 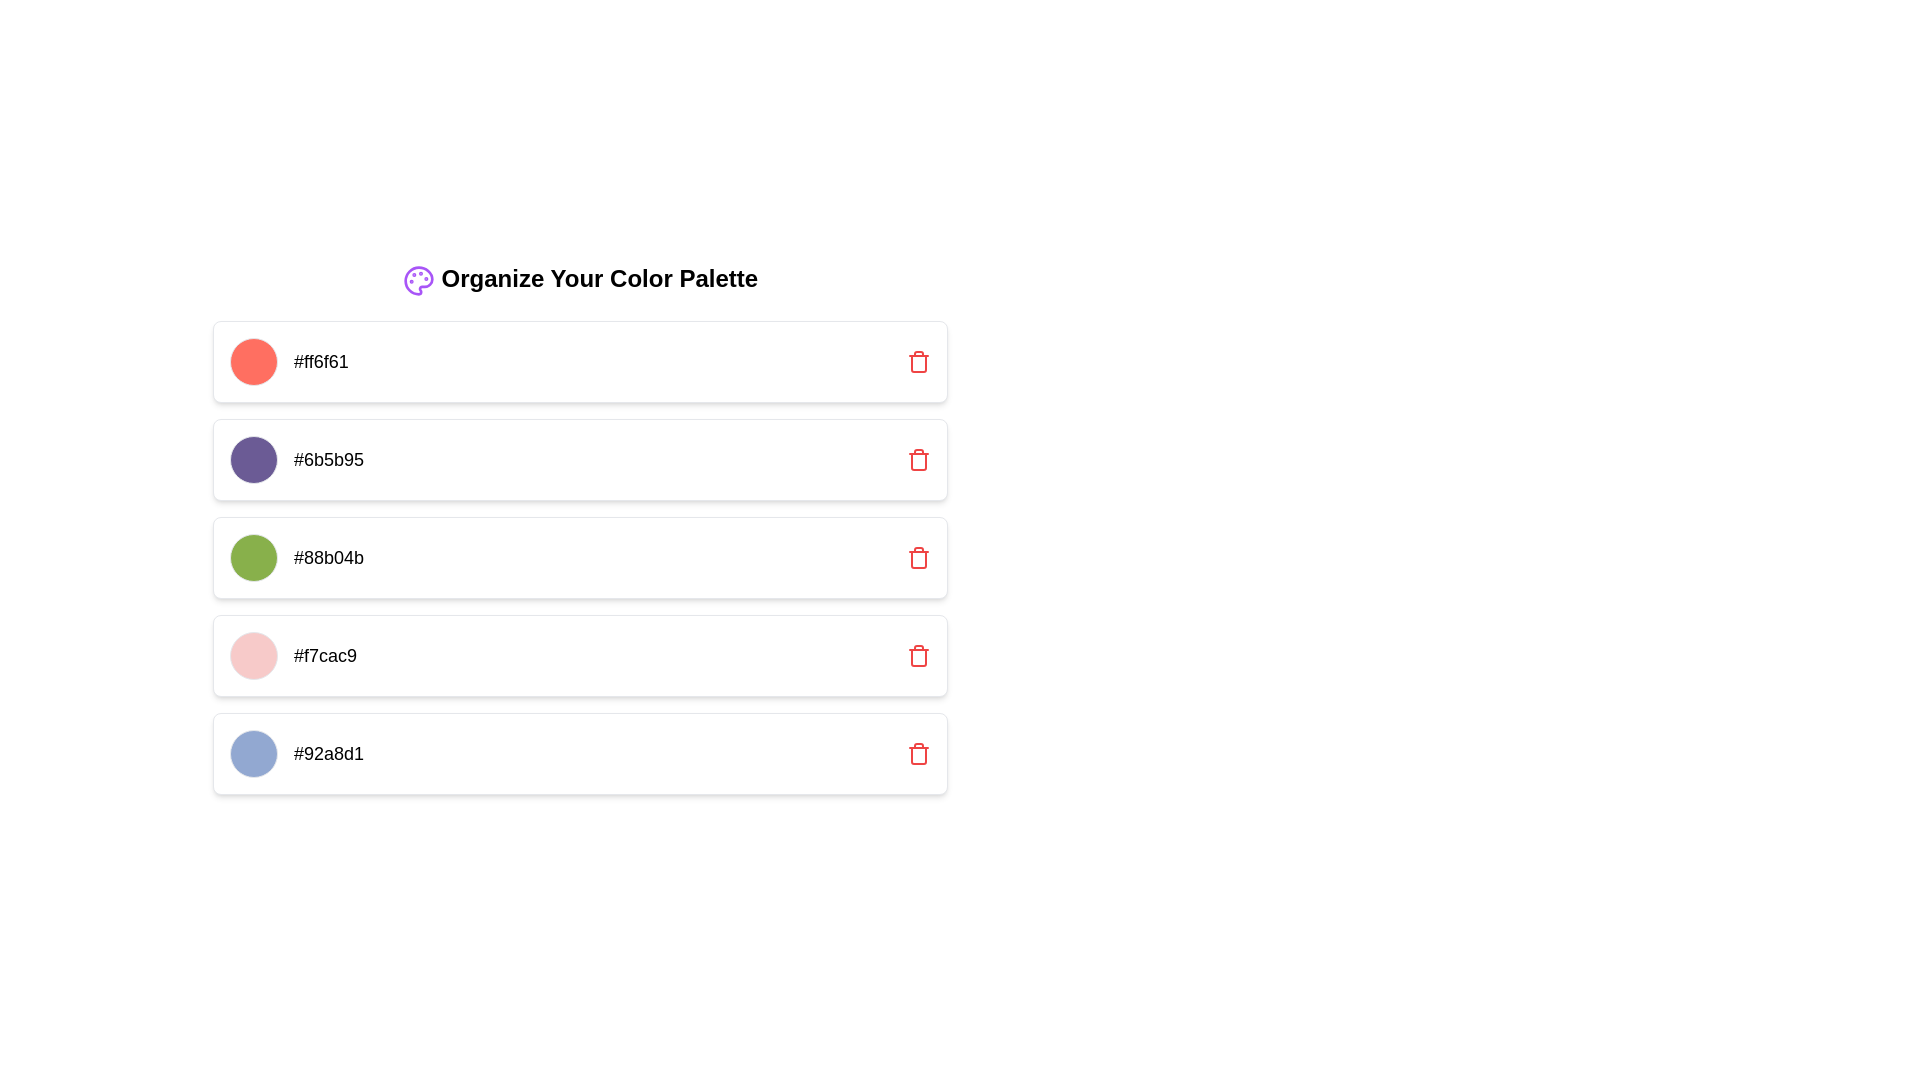 I want to click on the delete icon located to the far right of the second item in the vertical list, which is identified by the color #6b5b95, so click(x=917, y=459).